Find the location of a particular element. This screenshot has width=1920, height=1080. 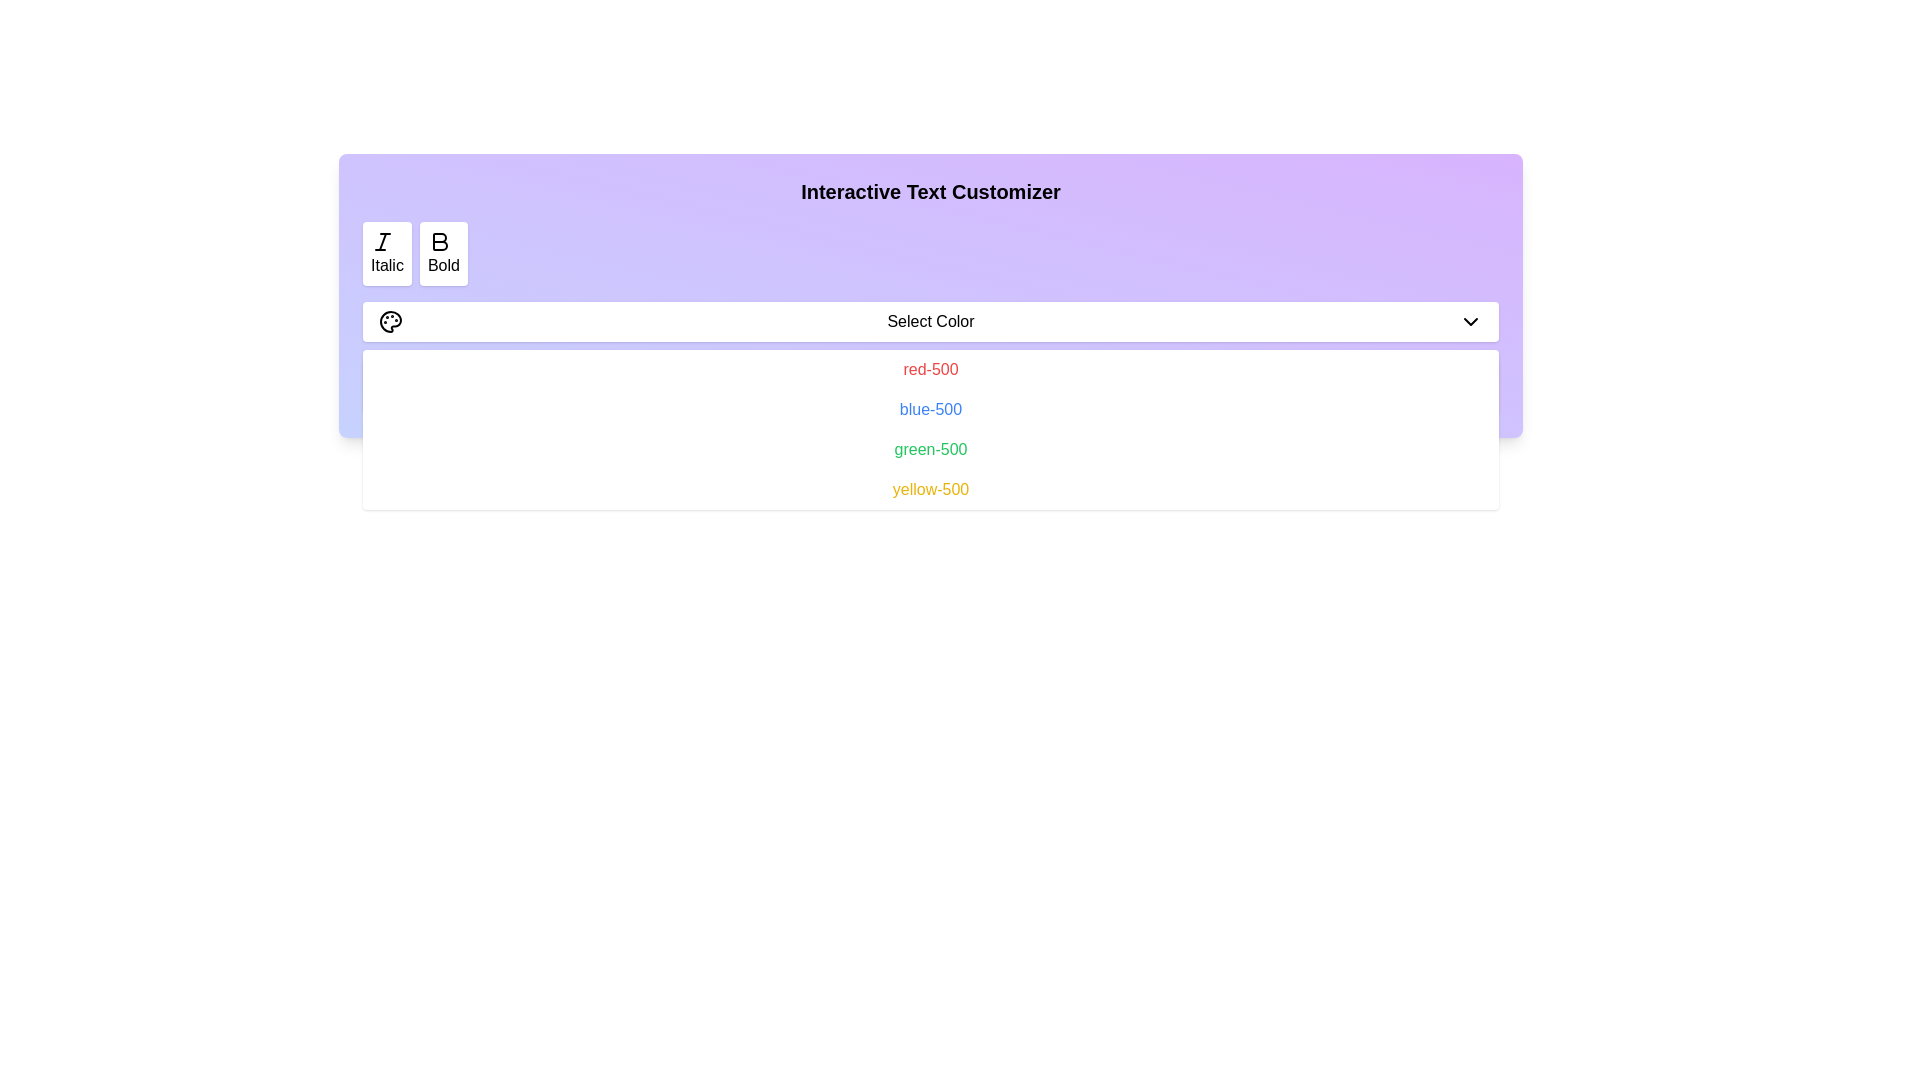

the bold formatting button located to the right of the 'Italic' button is located at coordinates (442, 253).